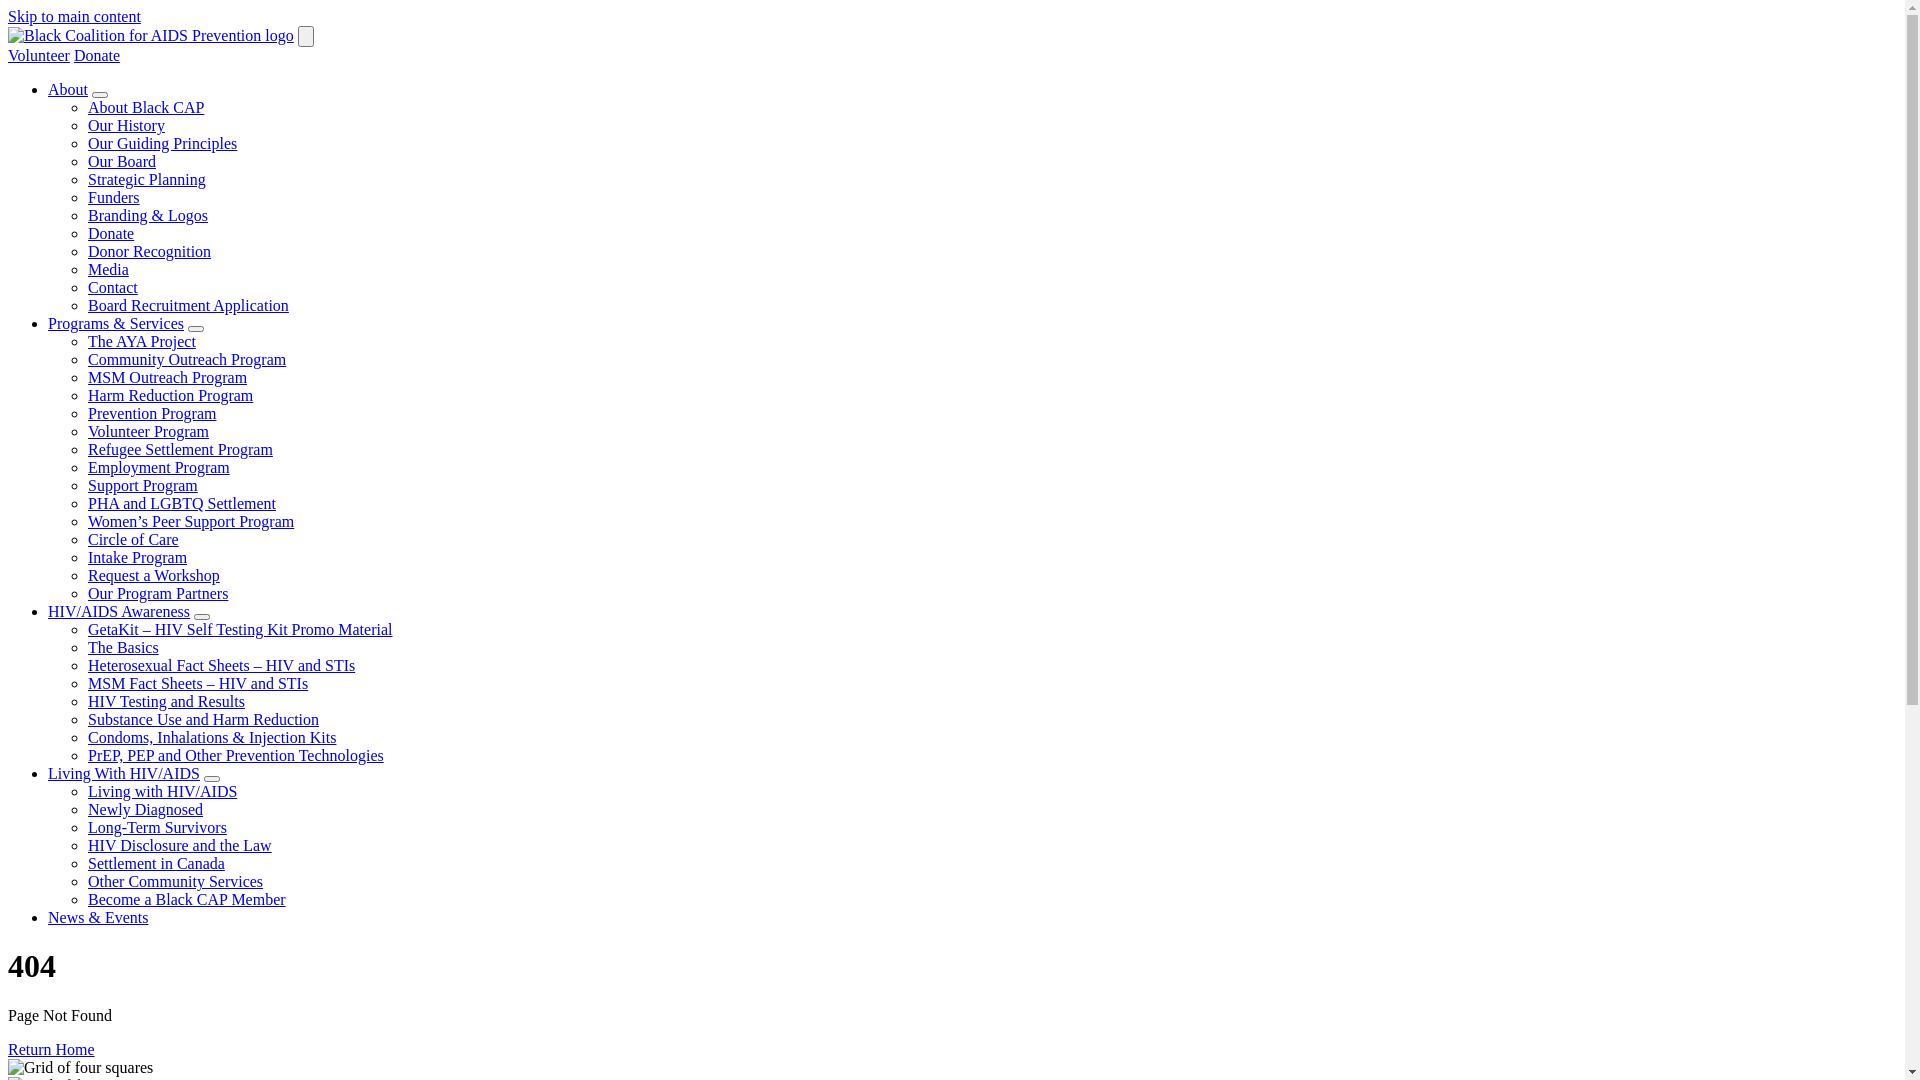  Describe the element at coordinates (180, 448) in the screenshot. I see `'Refugee Settlement Program'` at that location.